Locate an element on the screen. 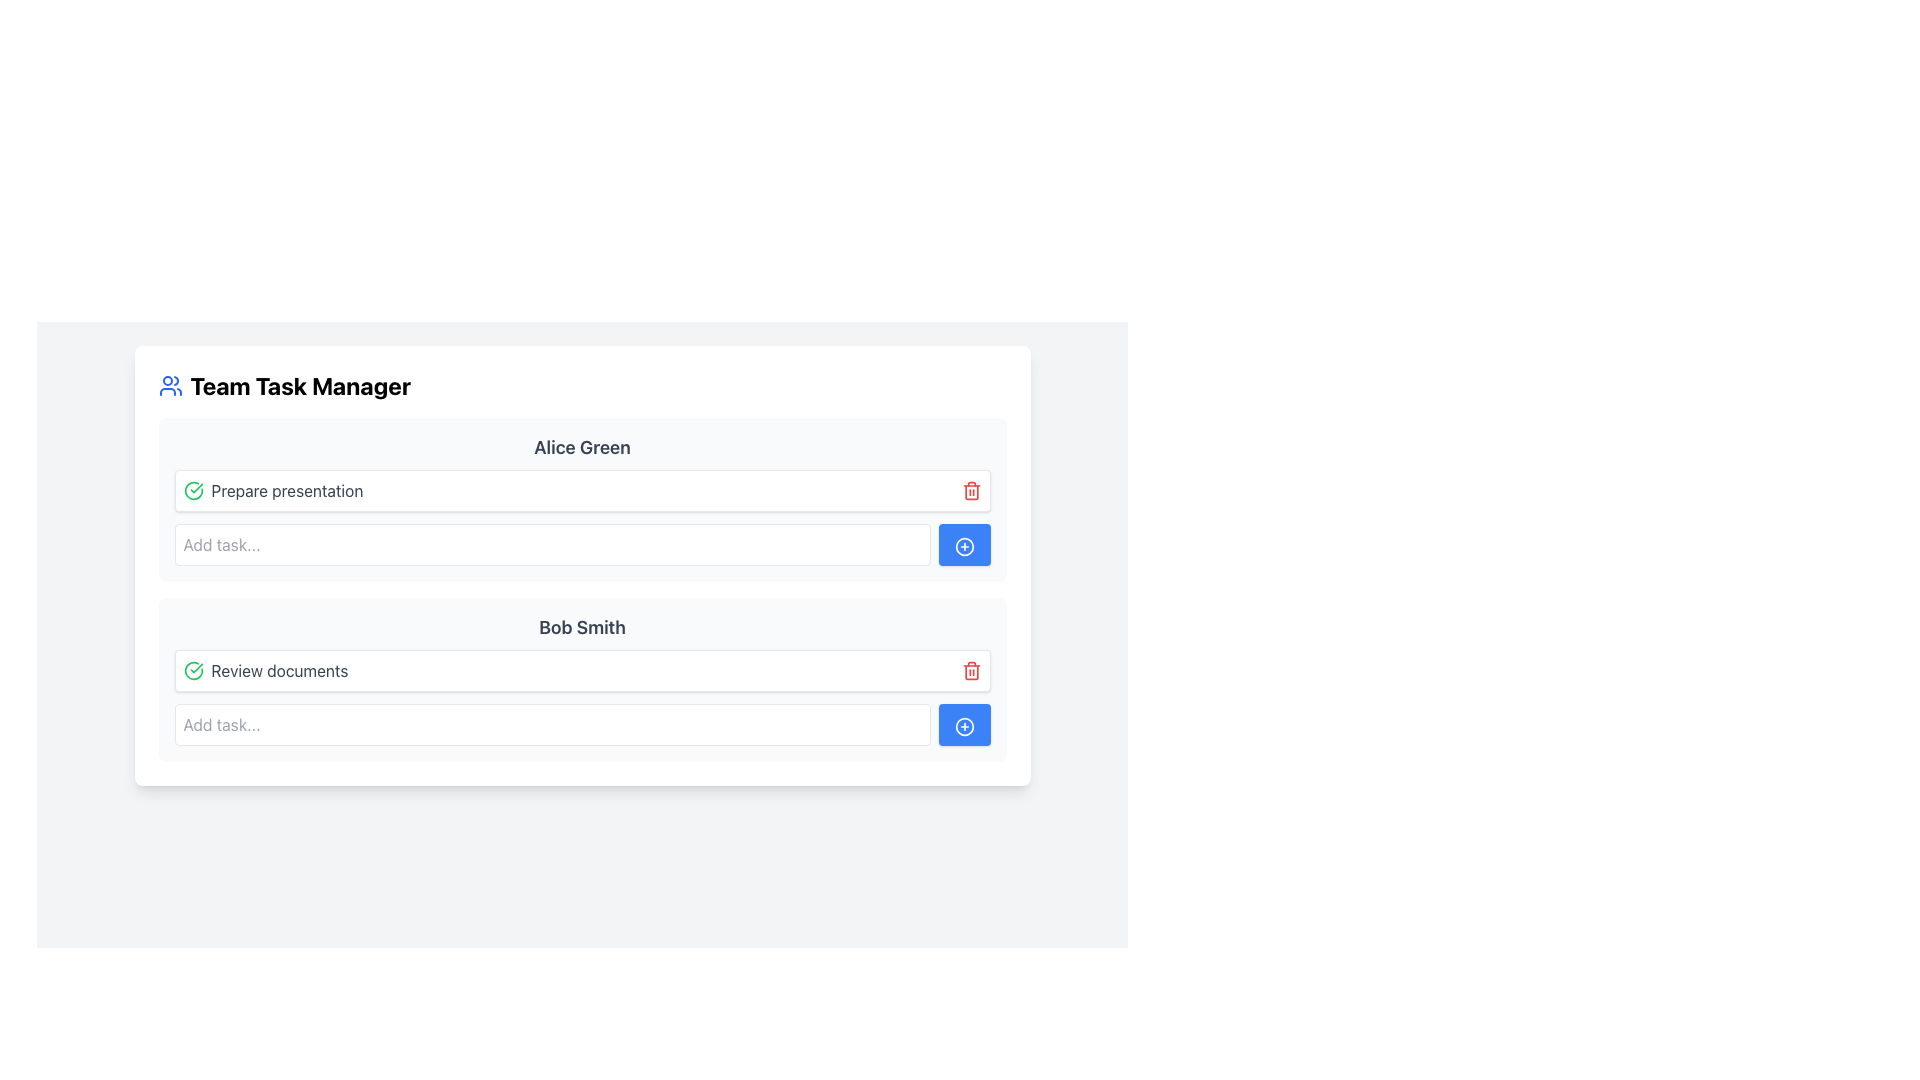 This screenshot has height=1080, width=1920. the input field of the composite component located under the label 'Alice Green' with placeholder text 'Add task...' is located at coordinates (581, 544).